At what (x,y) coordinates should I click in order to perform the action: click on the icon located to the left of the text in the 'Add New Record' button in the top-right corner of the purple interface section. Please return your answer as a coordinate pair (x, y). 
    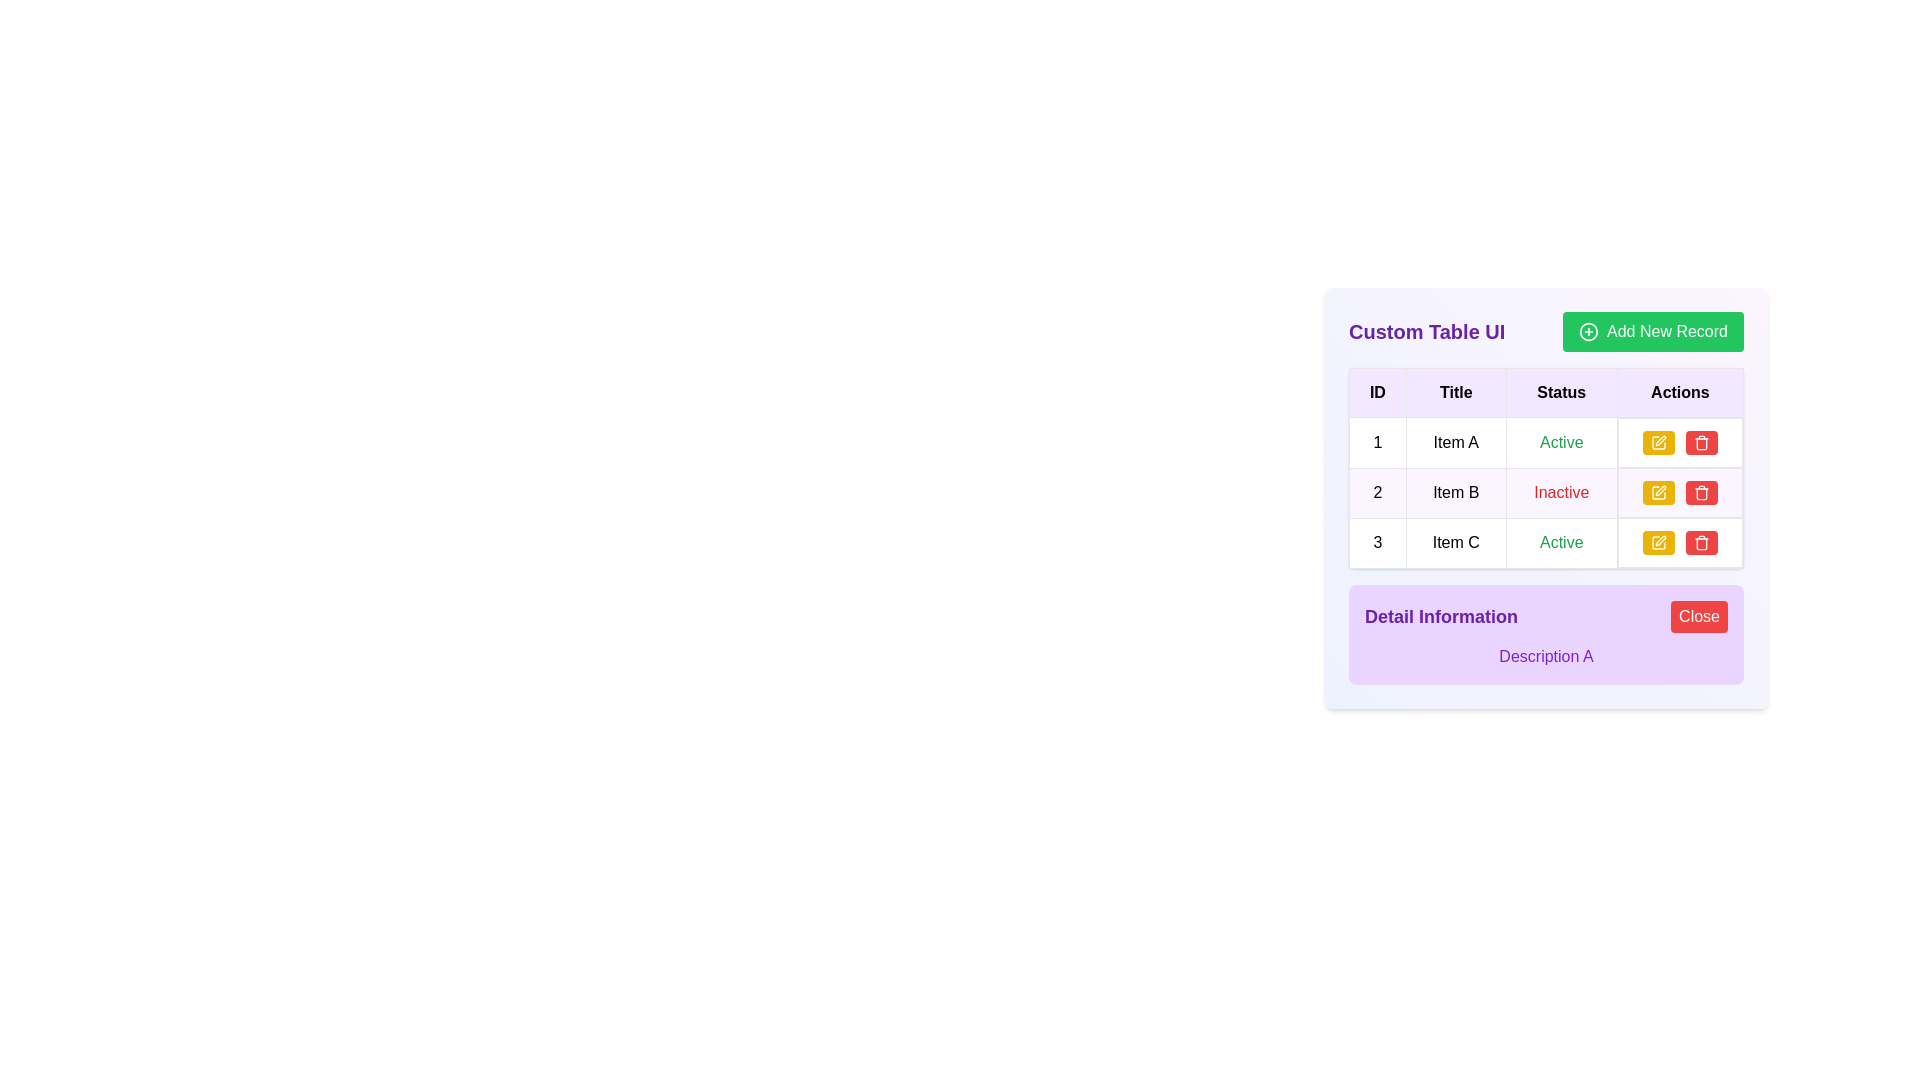
    Looking at the image, I should click on (1587, 330).